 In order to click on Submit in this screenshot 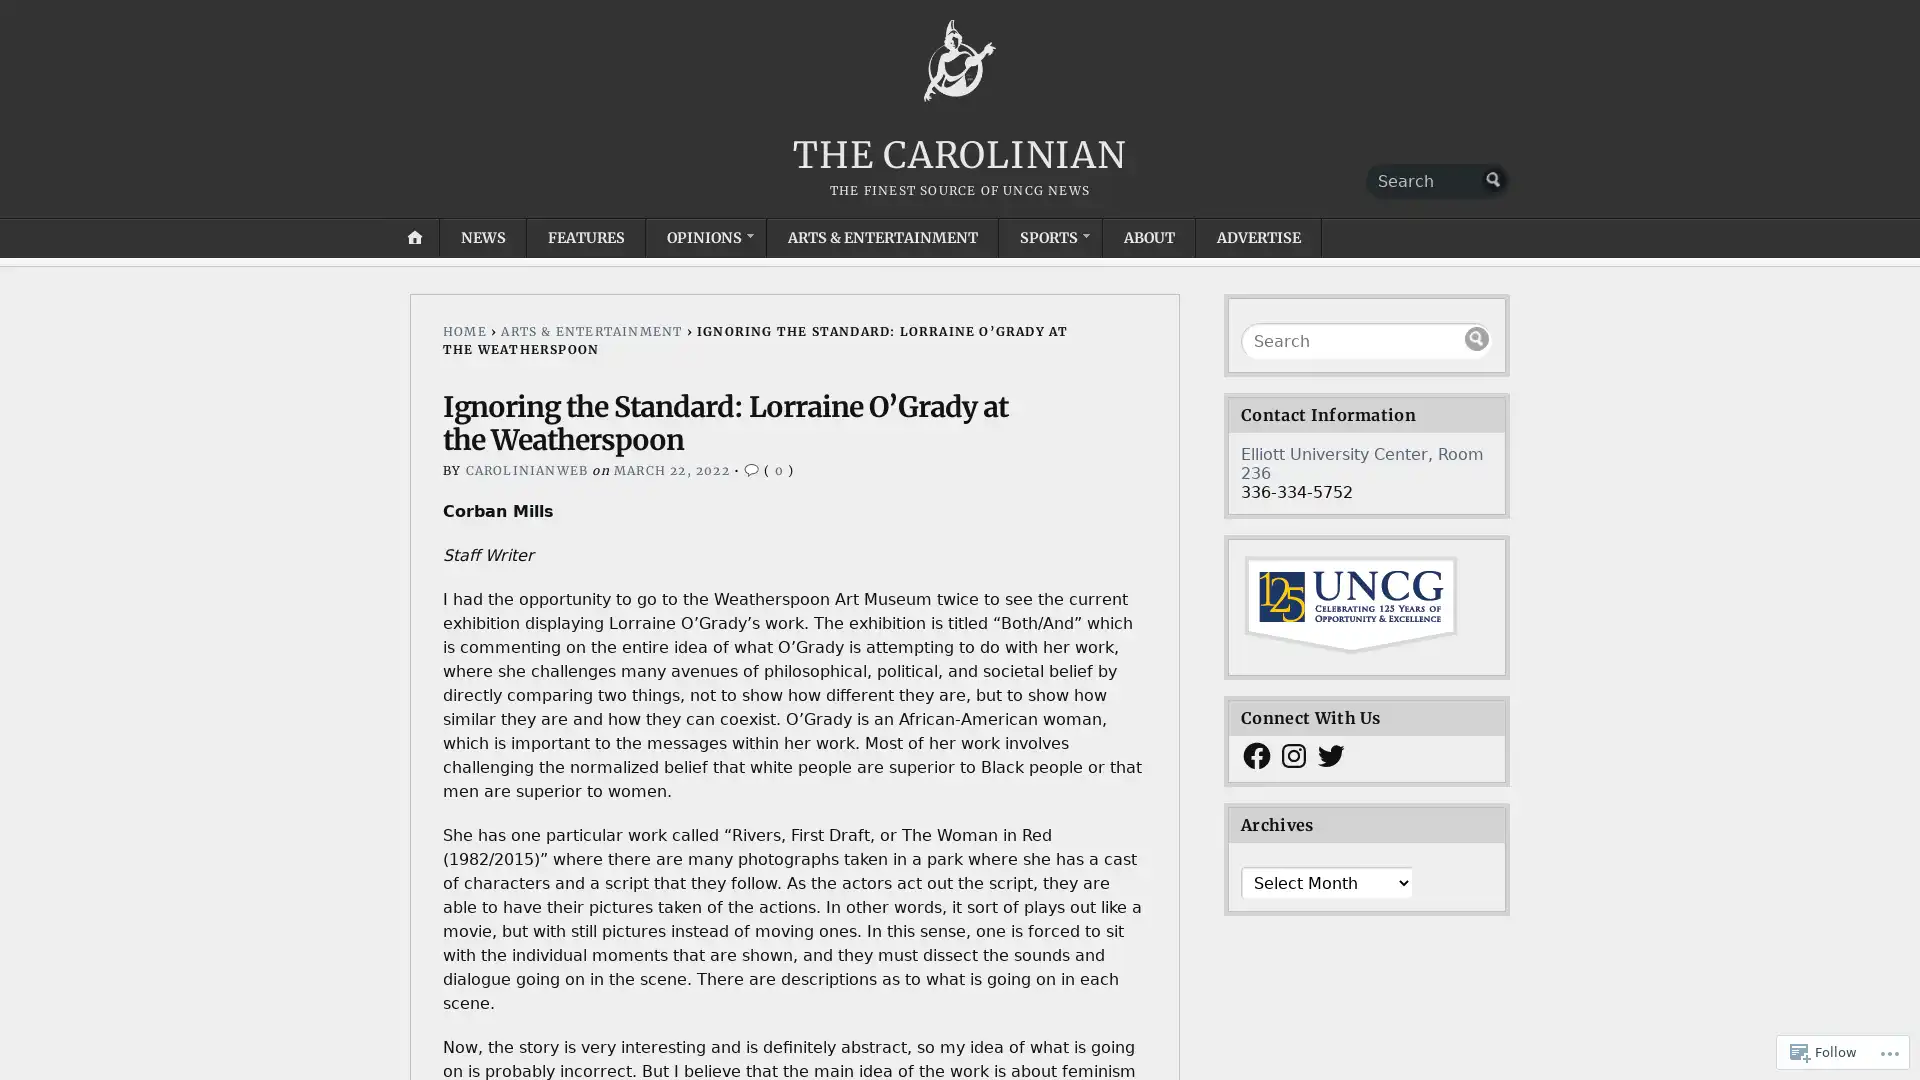, I will do `click(1493, 180)`.